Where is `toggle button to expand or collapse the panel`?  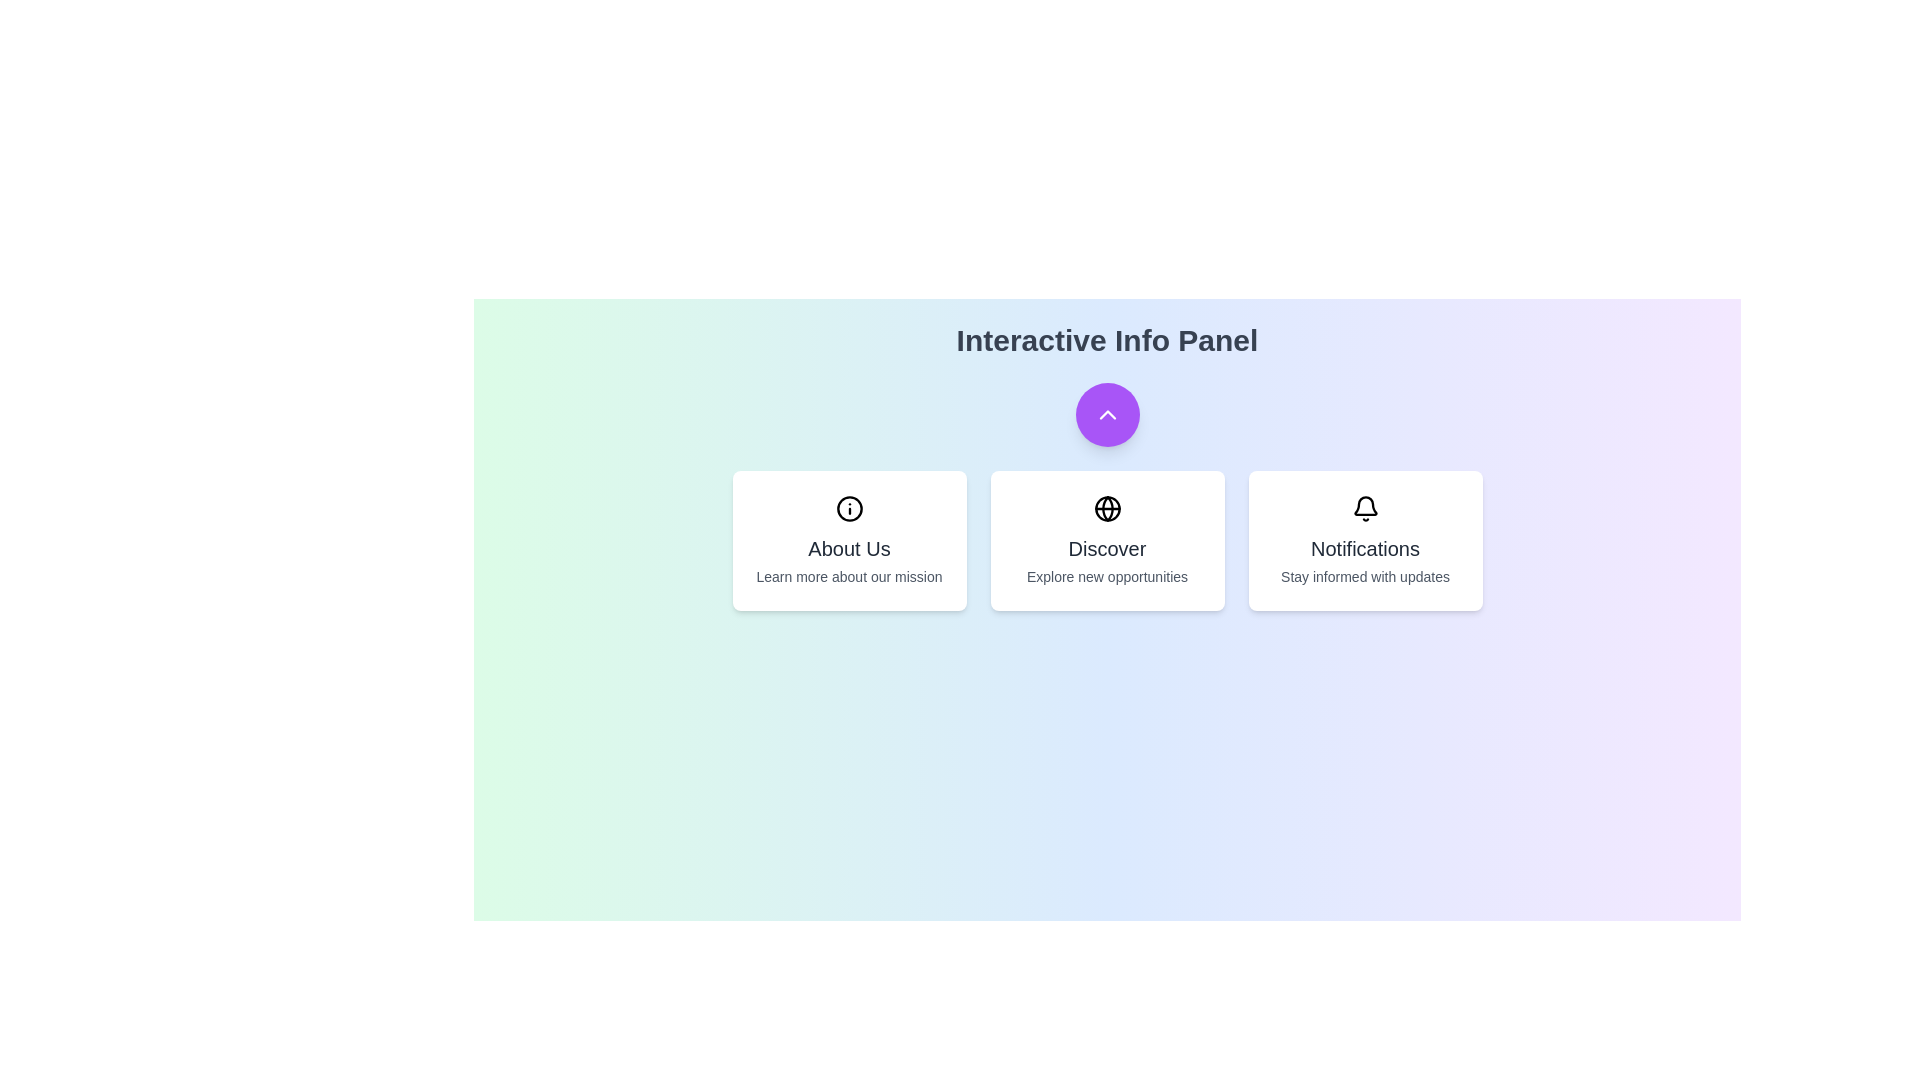
toggle button to expand or collapse the panel is located at coordinates (1106, 414).